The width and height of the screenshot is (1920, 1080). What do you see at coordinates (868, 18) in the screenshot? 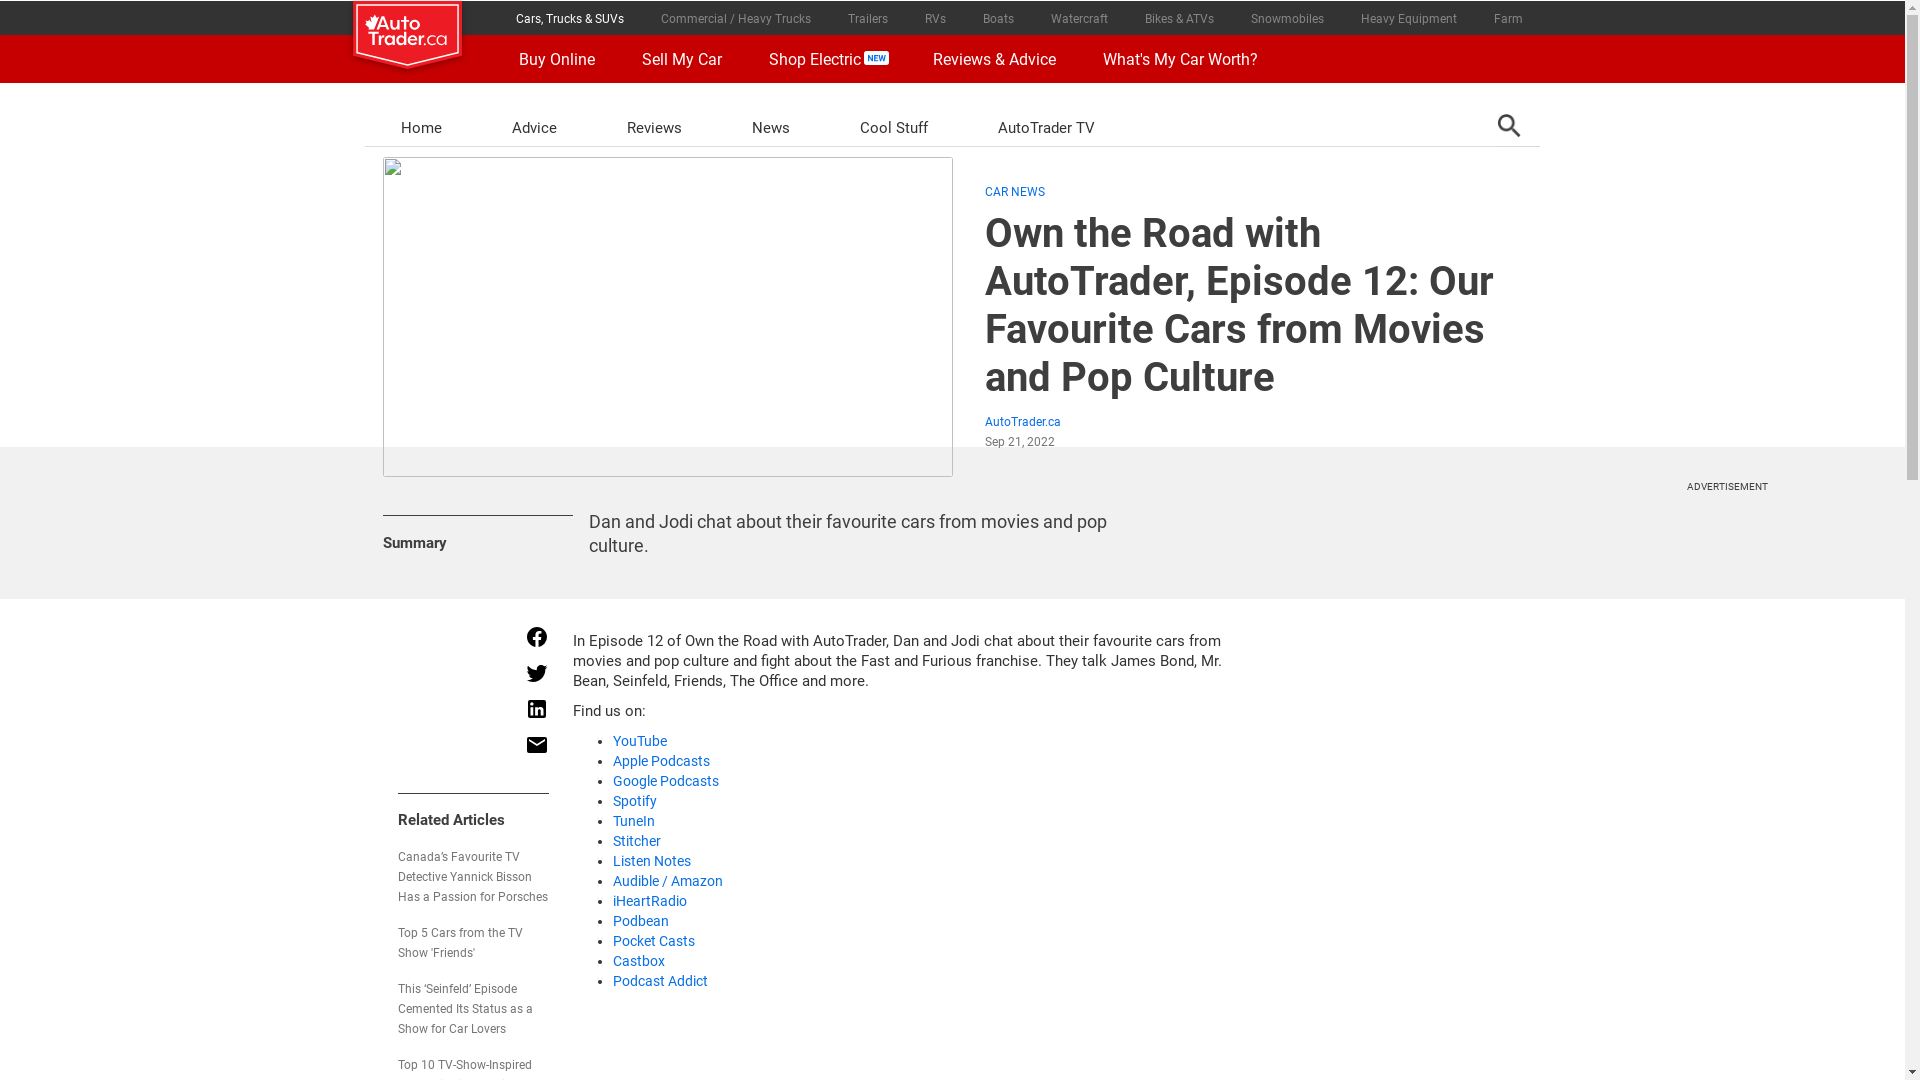
I see `'Trailers'` at bounding box center [868, 18].